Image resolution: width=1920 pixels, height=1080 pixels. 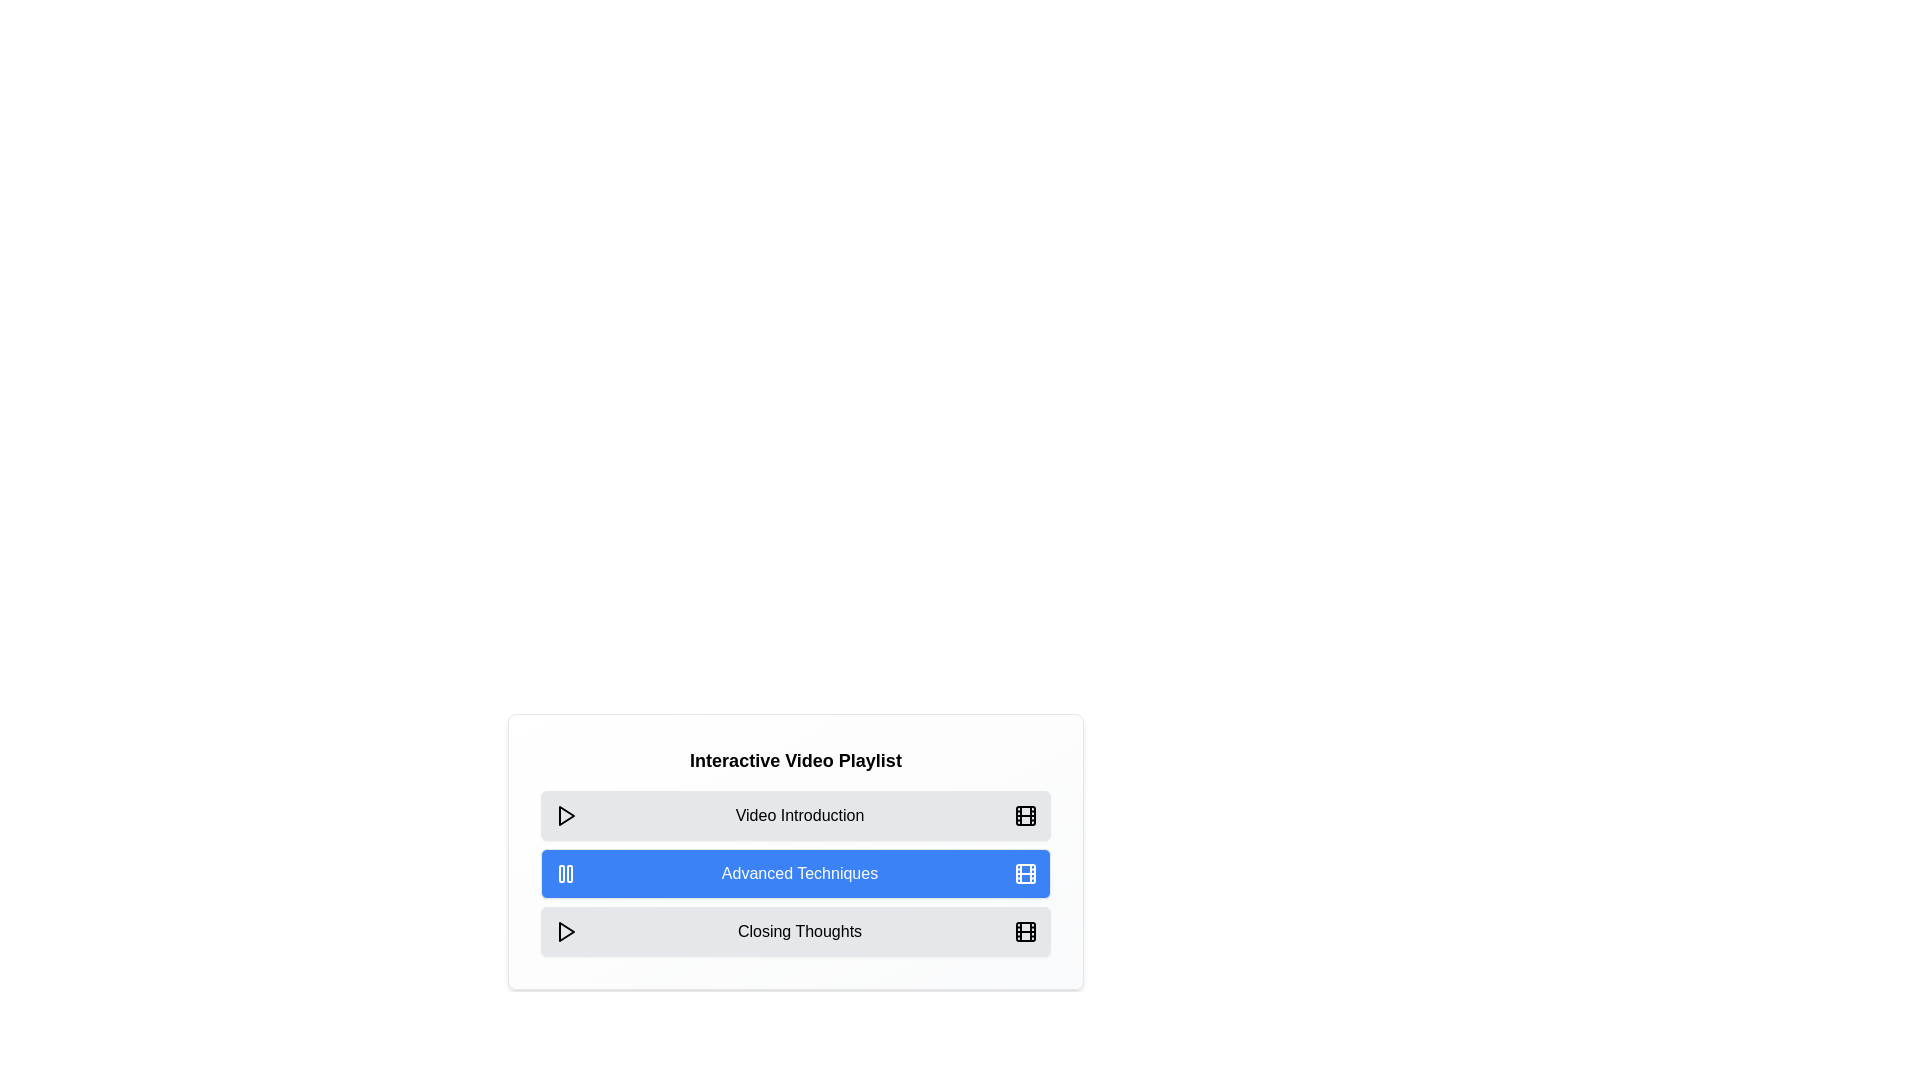 What do you see at coordinates (1026, 932) in the screenshot?
I see `the Film icon associated with the video titled 'Closing Thoughts'` at bounding box center [1026, 932].